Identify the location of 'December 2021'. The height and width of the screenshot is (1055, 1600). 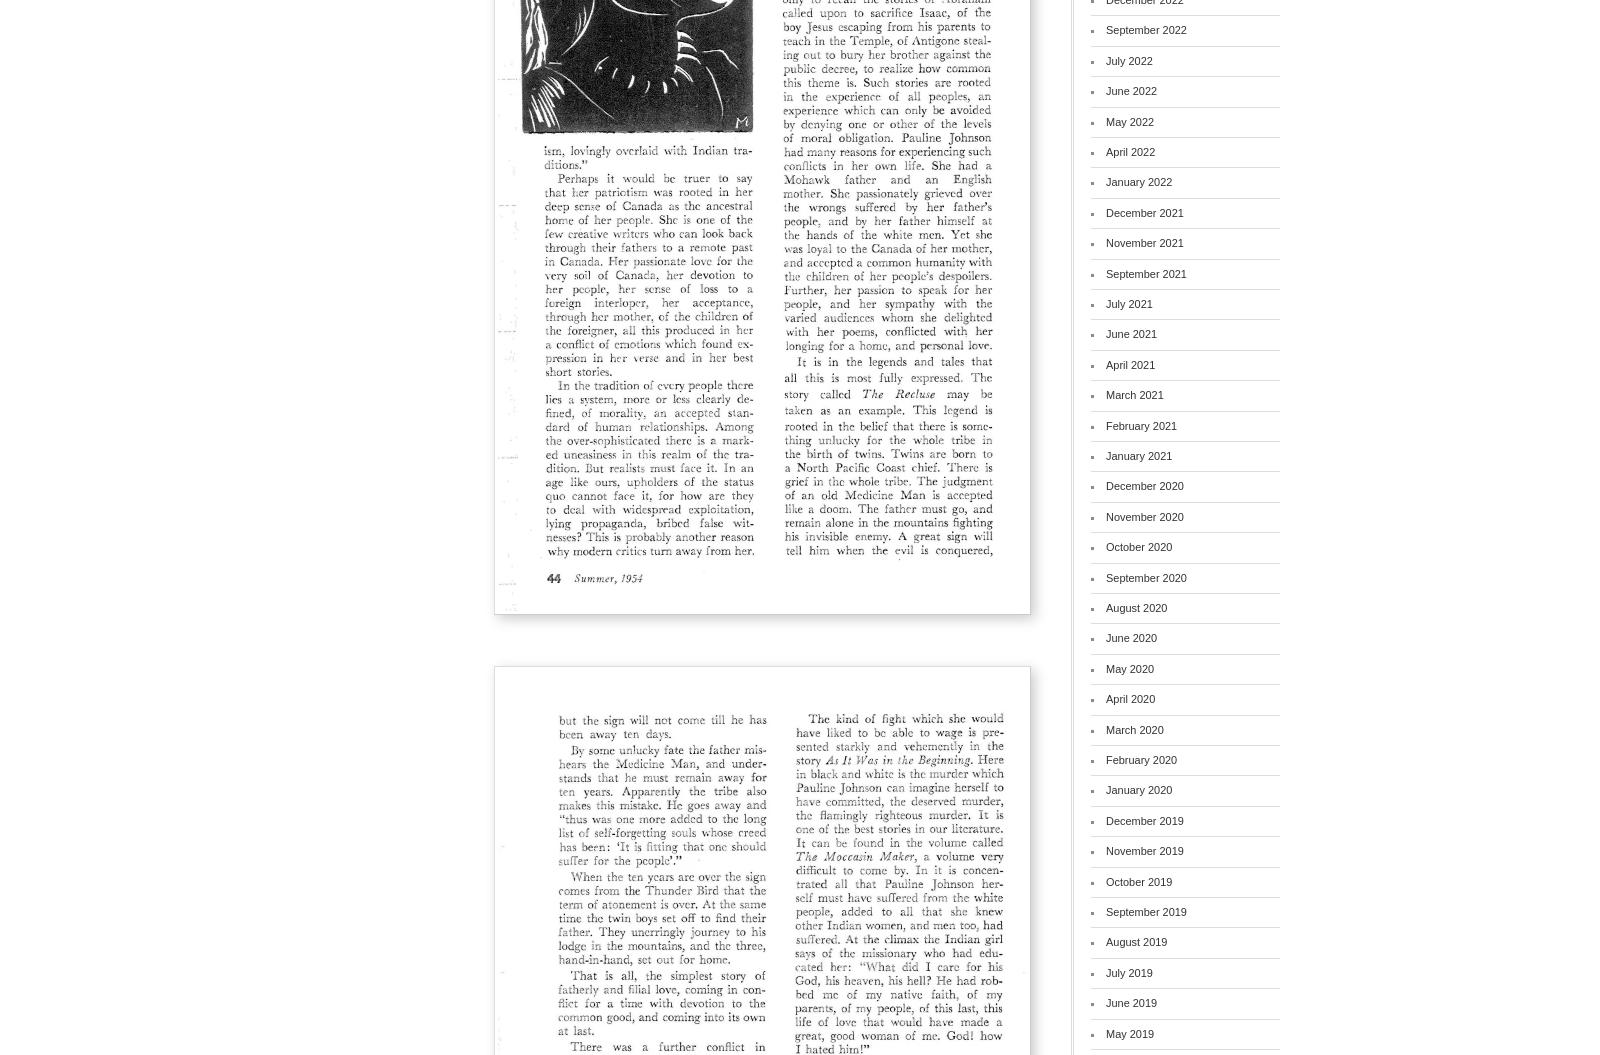
(1144, 210).